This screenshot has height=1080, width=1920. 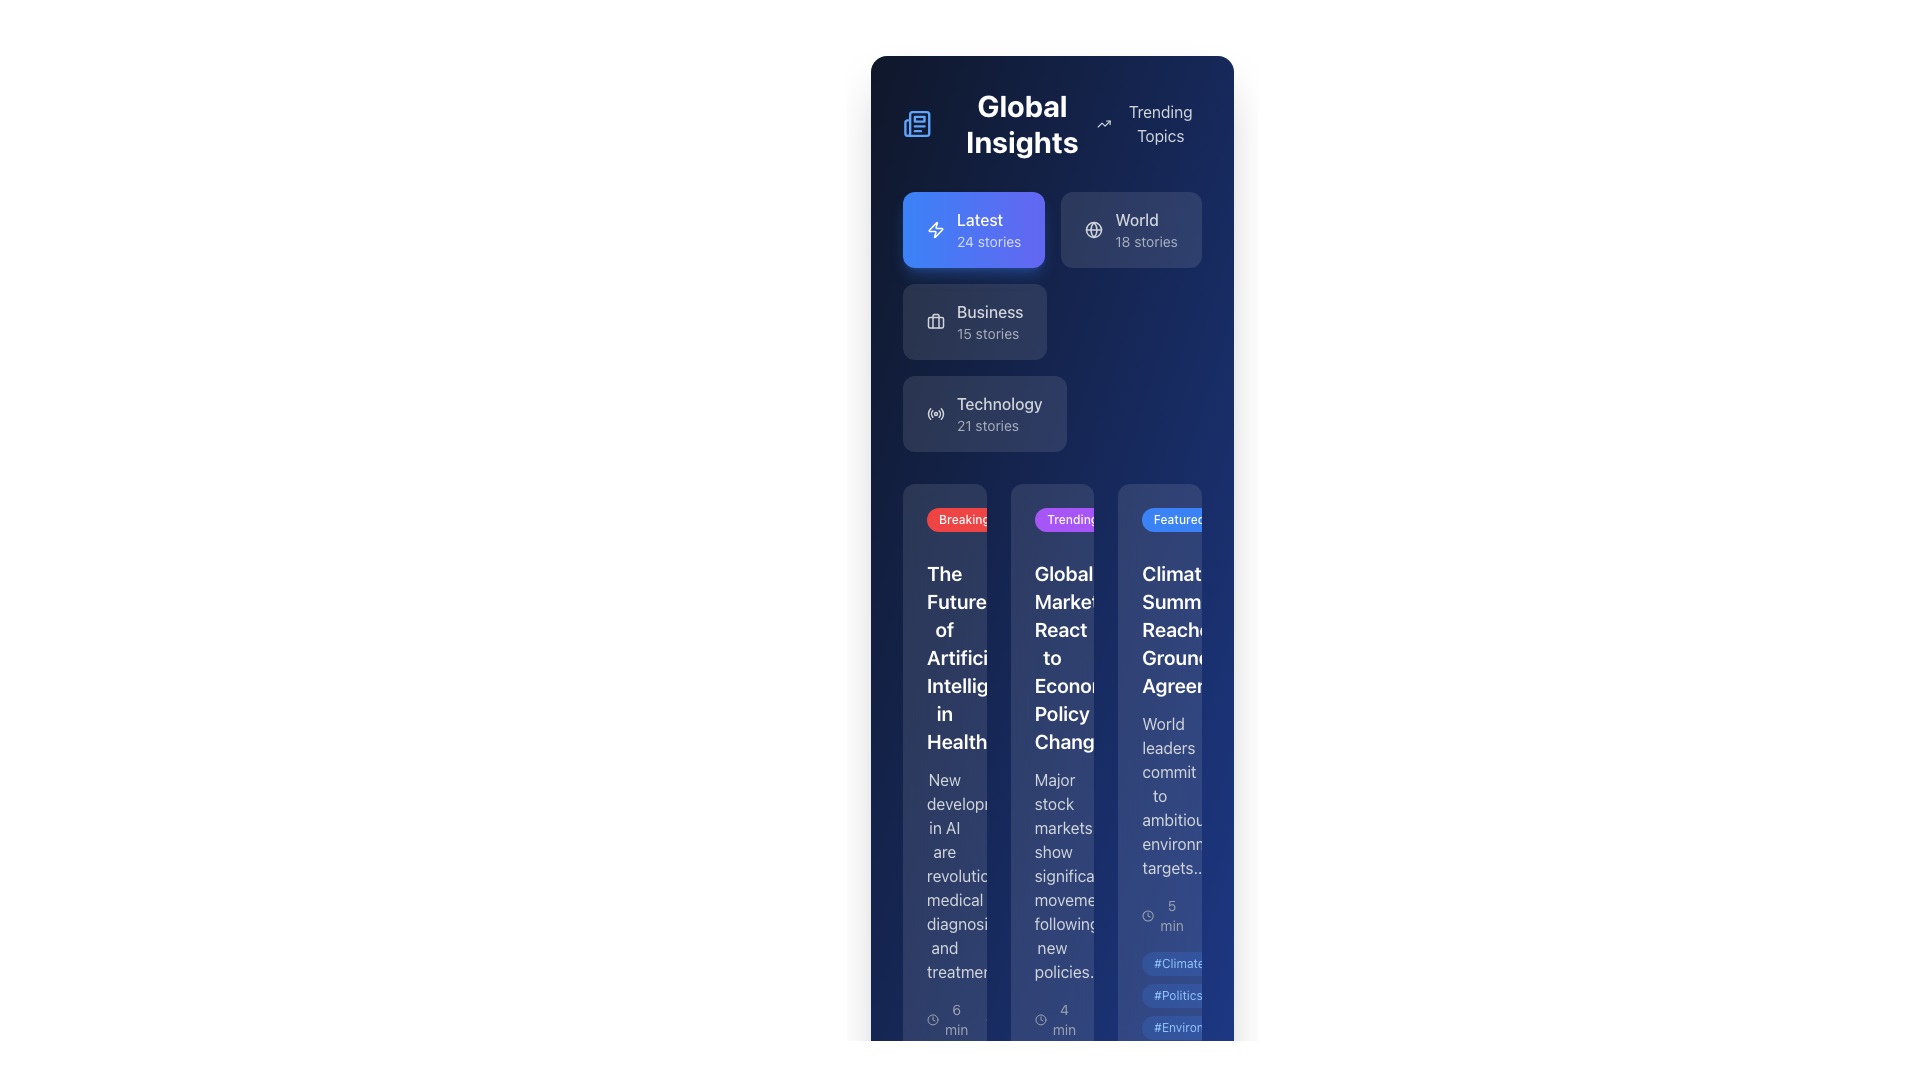 What do you see at coordinates (935, 229) in the screenshot?
I see `the lightning bolt icon located in the 'Latest 24 stories' component, which represents energy, speed, or activation` at bounding box center [935, 229].